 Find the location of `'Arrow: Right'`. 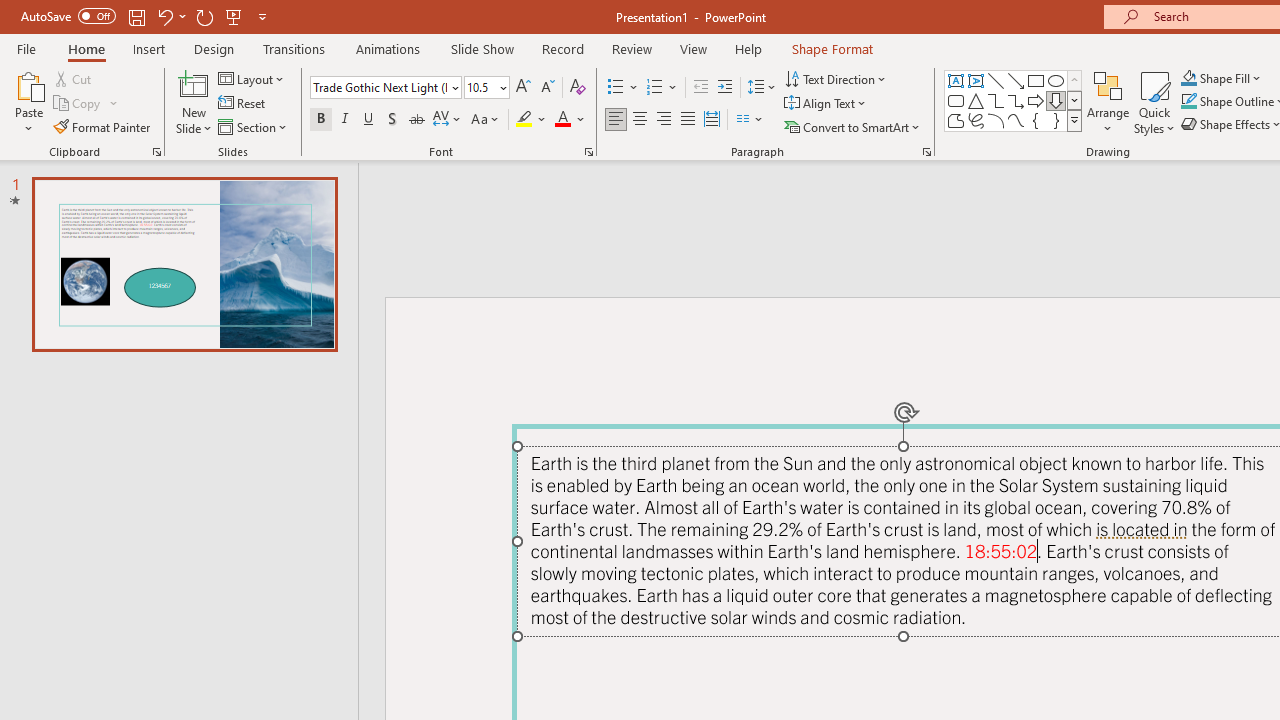

'Arrow: Right' is located at coordinates (1036, 100).